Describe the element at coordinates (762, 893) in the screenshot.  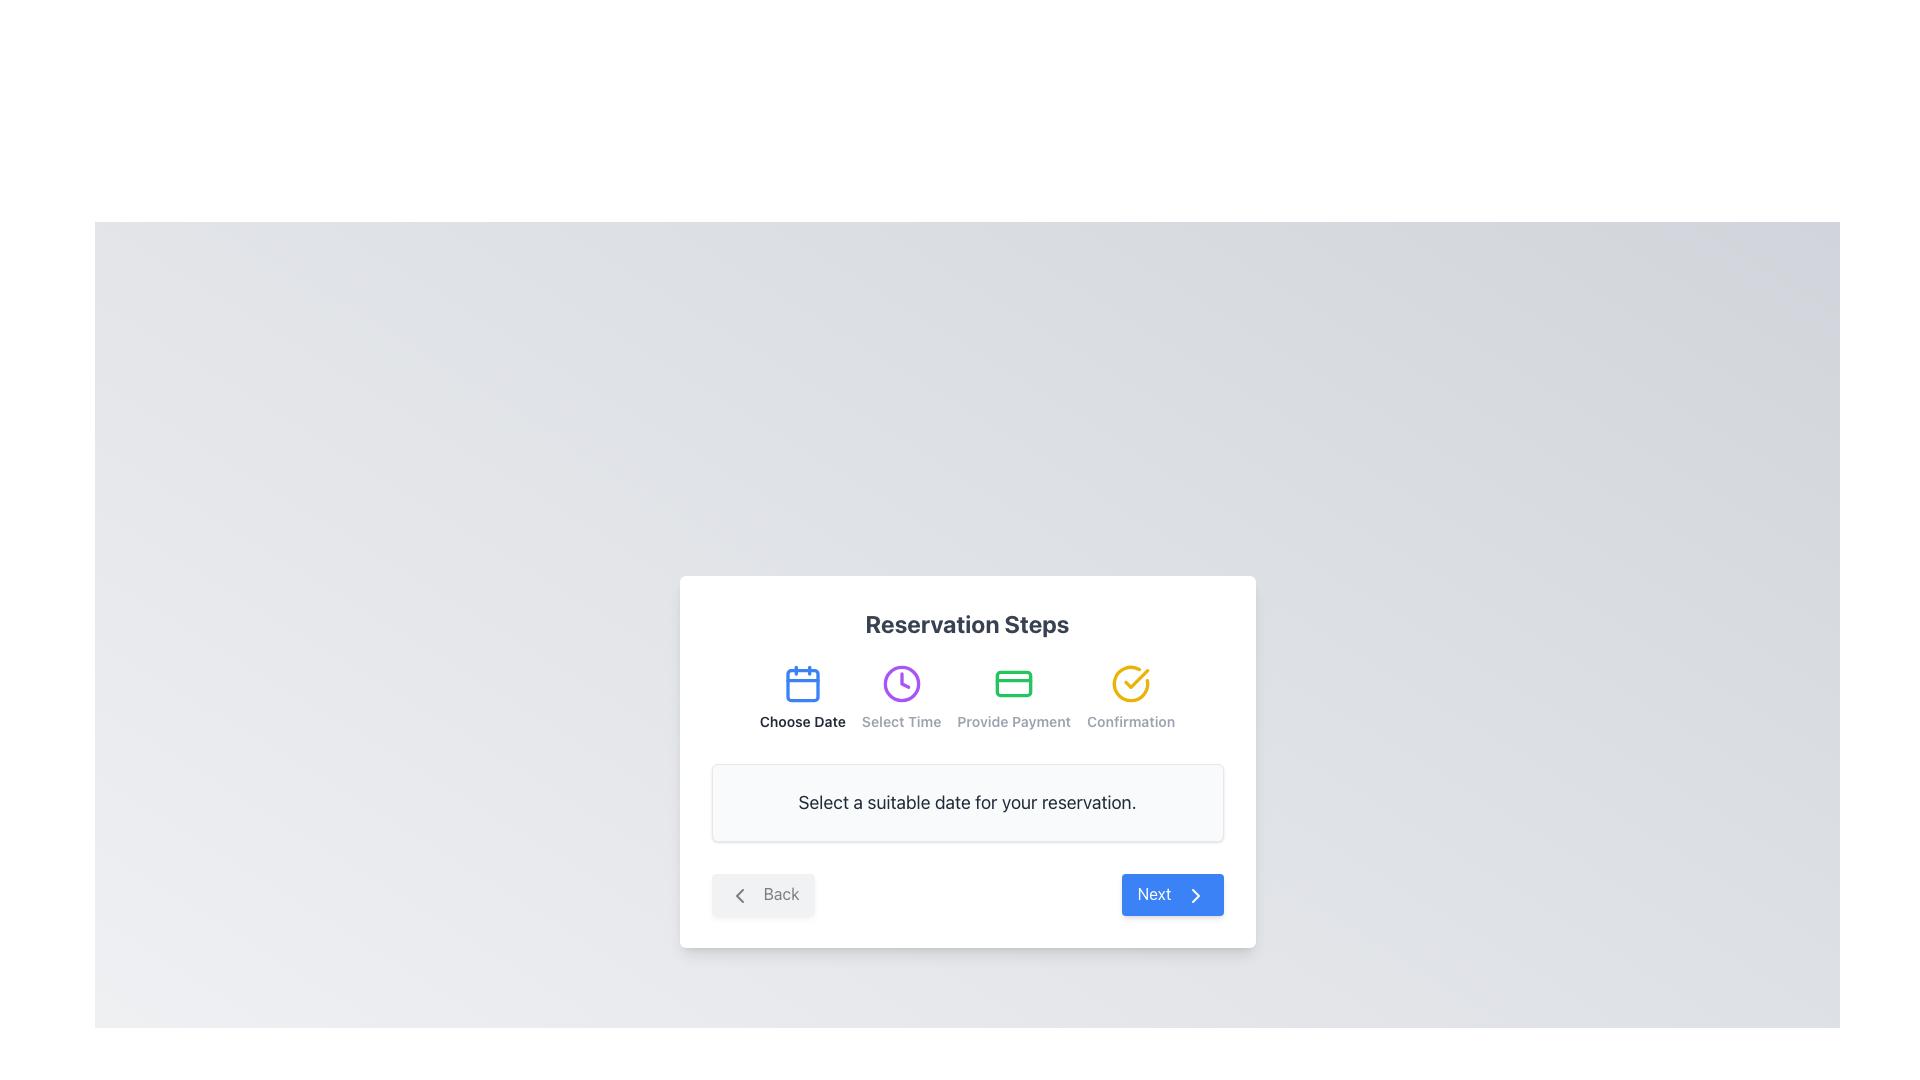
I see `the 'Previous' navigation button located at the bottom left of the navigation buttons group` at that location.